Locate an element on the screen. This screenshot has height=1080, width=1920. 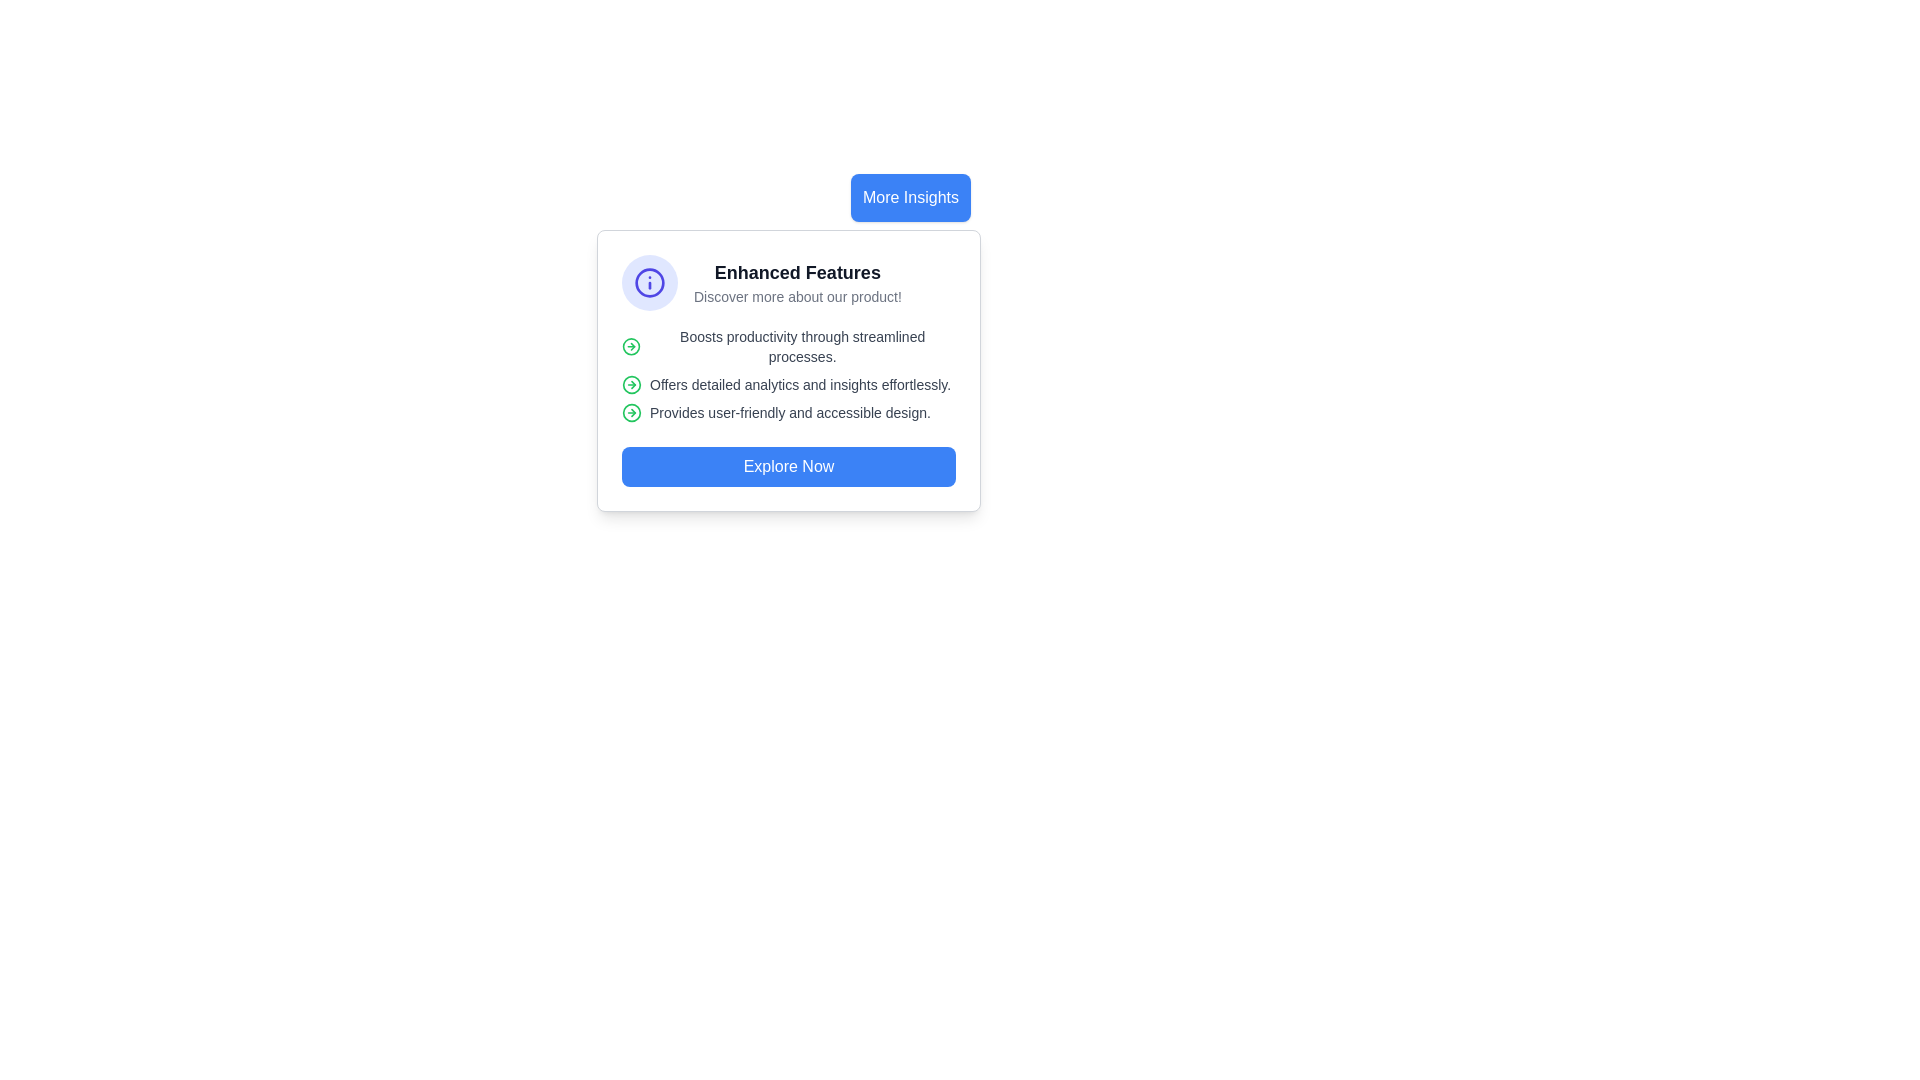
the circular green icon with a right-pointing arrow, located in the second row of the 'Enhanced Features' section, next to the text 'Offers detailed analytics and insights effortlessly.' is located at coordinates (631, 385).